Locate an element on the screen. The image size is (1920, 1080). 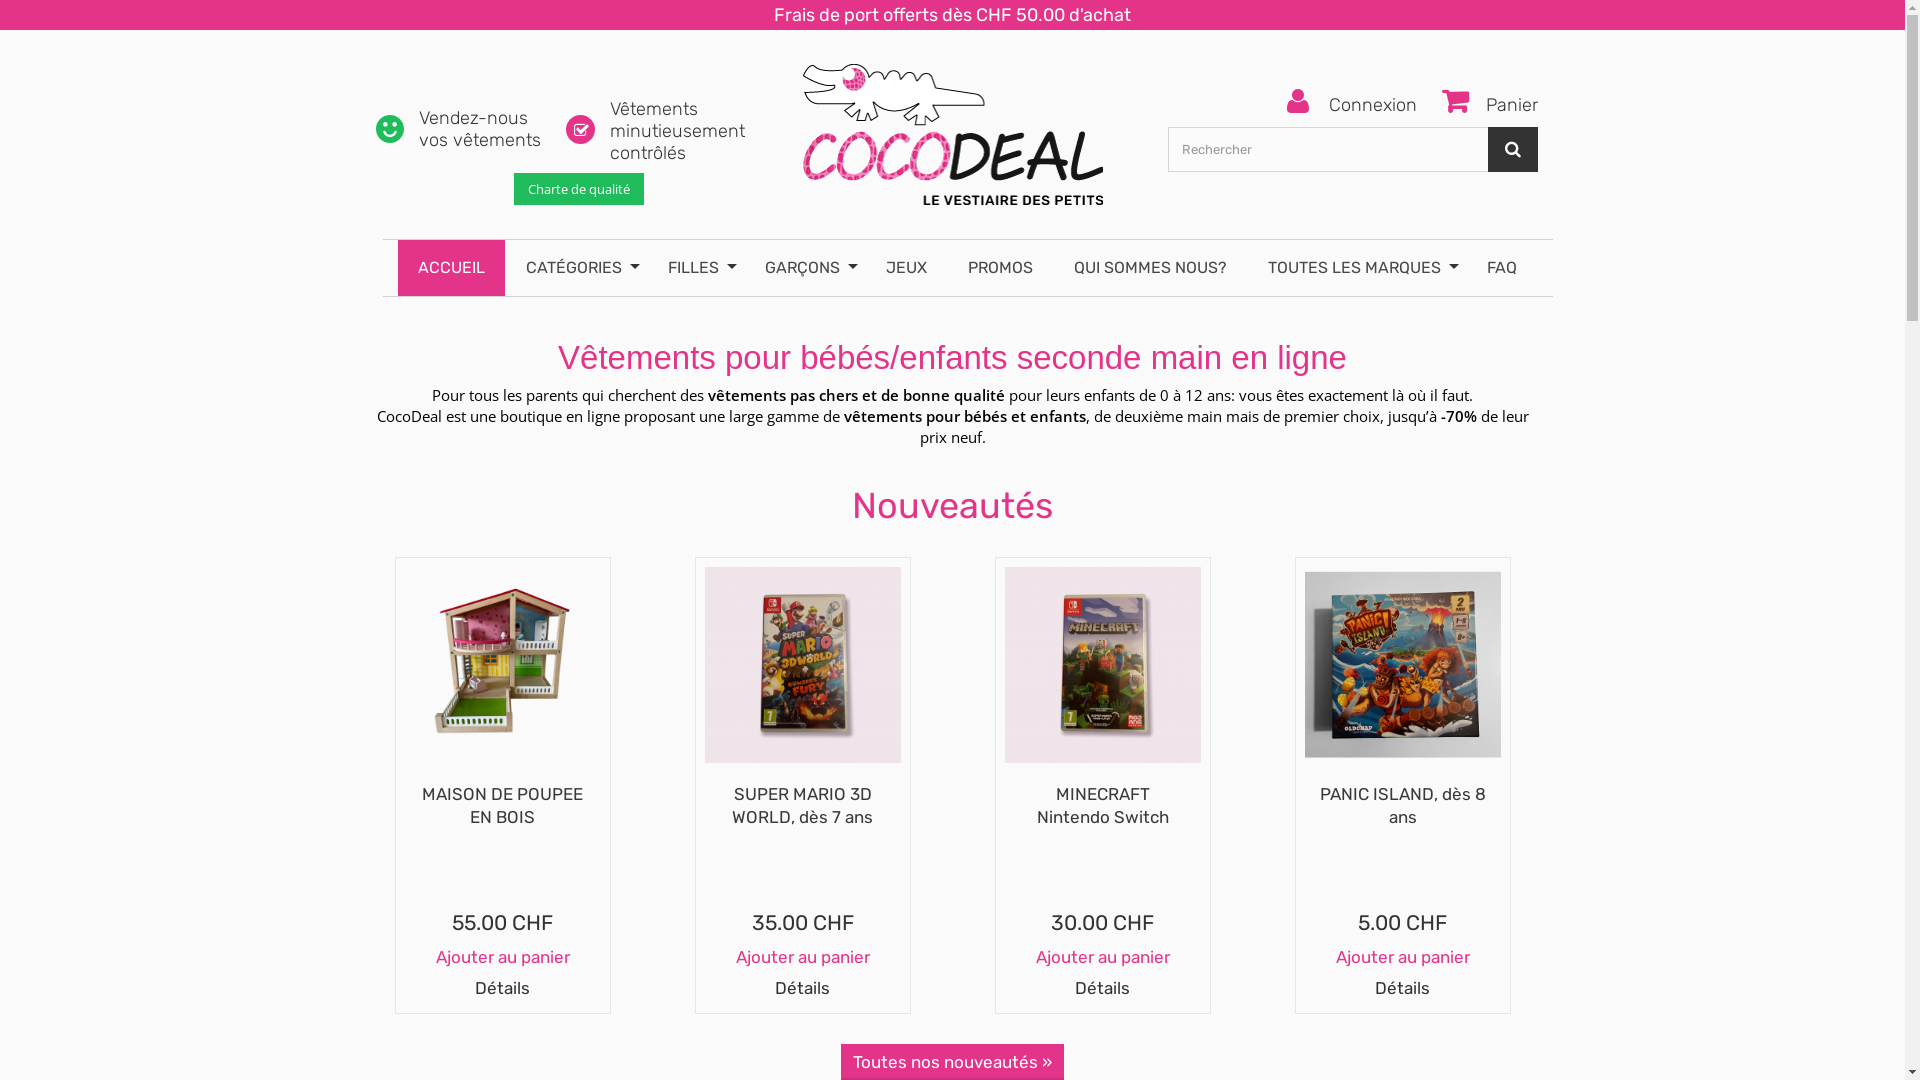
'Panier' is located at coordinates (1482, 102).